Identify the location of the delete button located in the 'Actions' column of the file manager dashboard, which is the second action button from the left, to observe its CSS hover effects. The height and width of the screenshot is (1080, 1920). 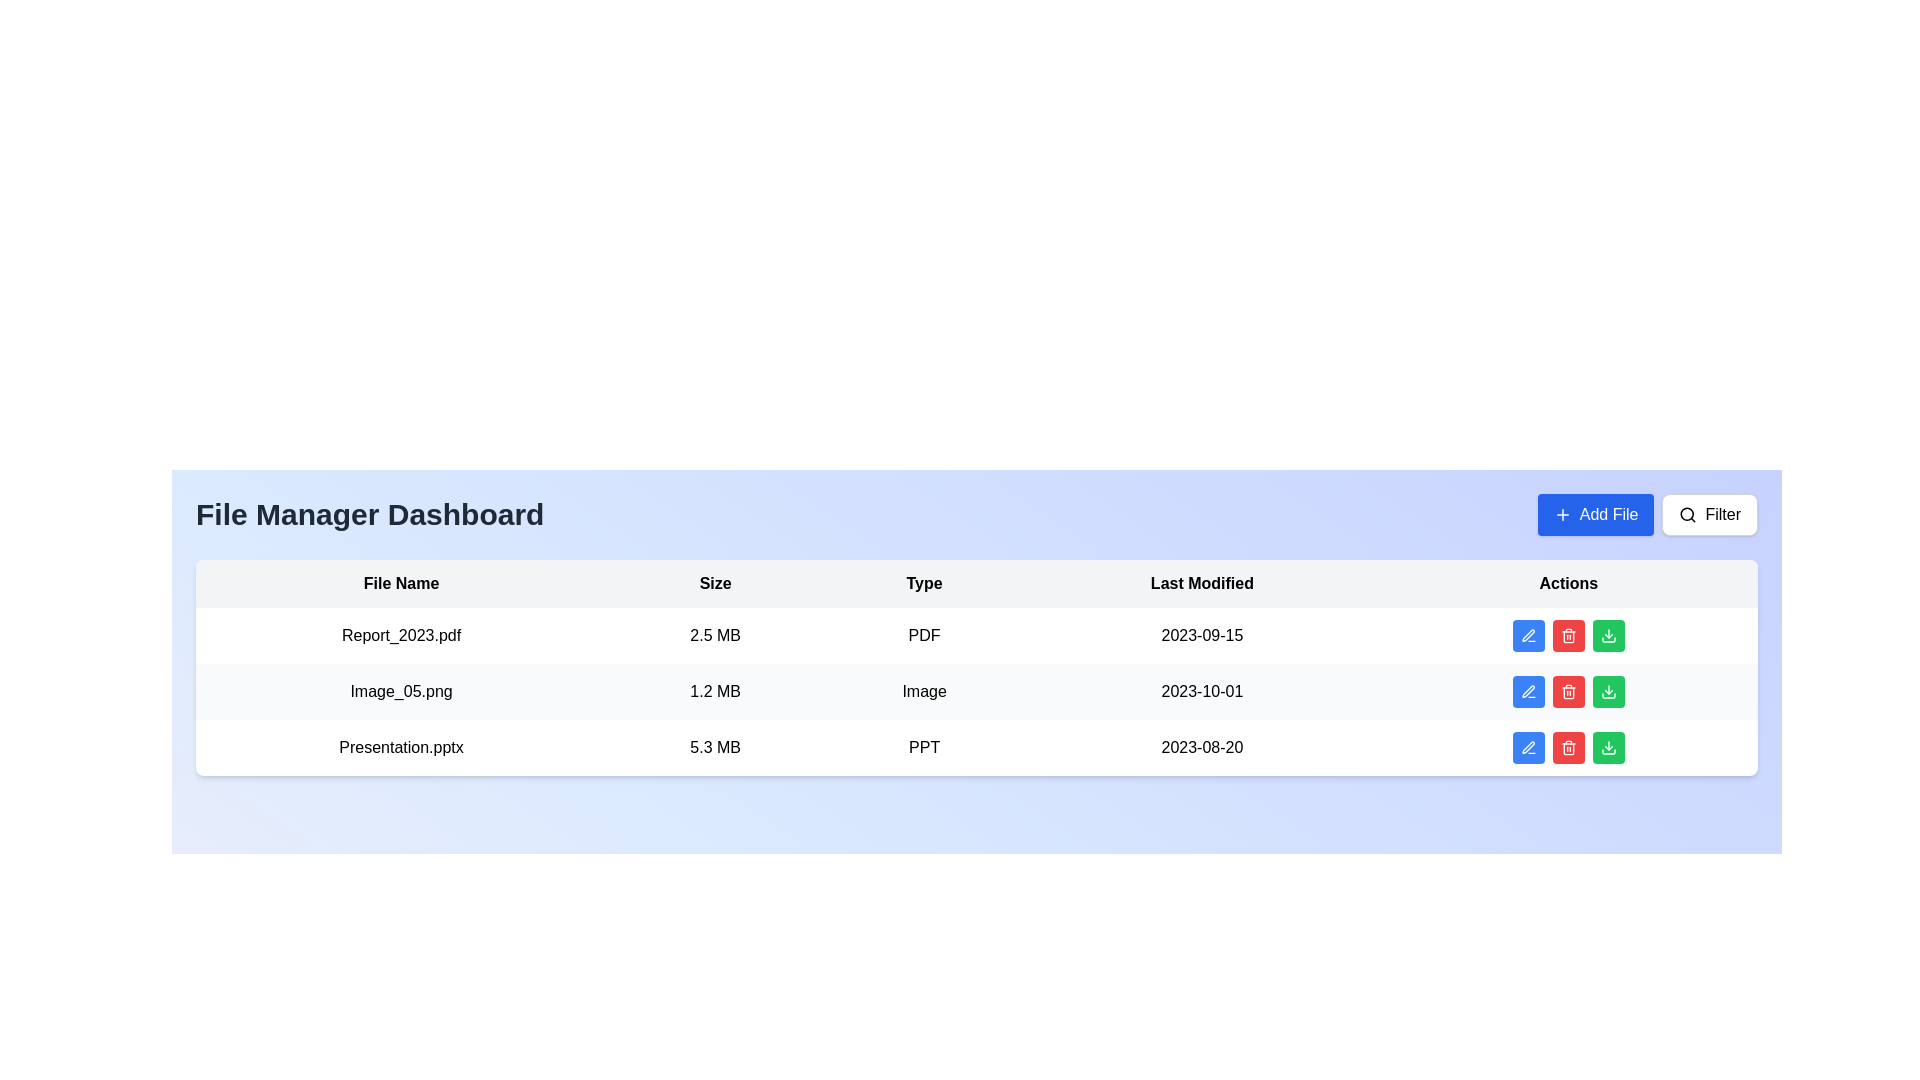
(1567, 636).